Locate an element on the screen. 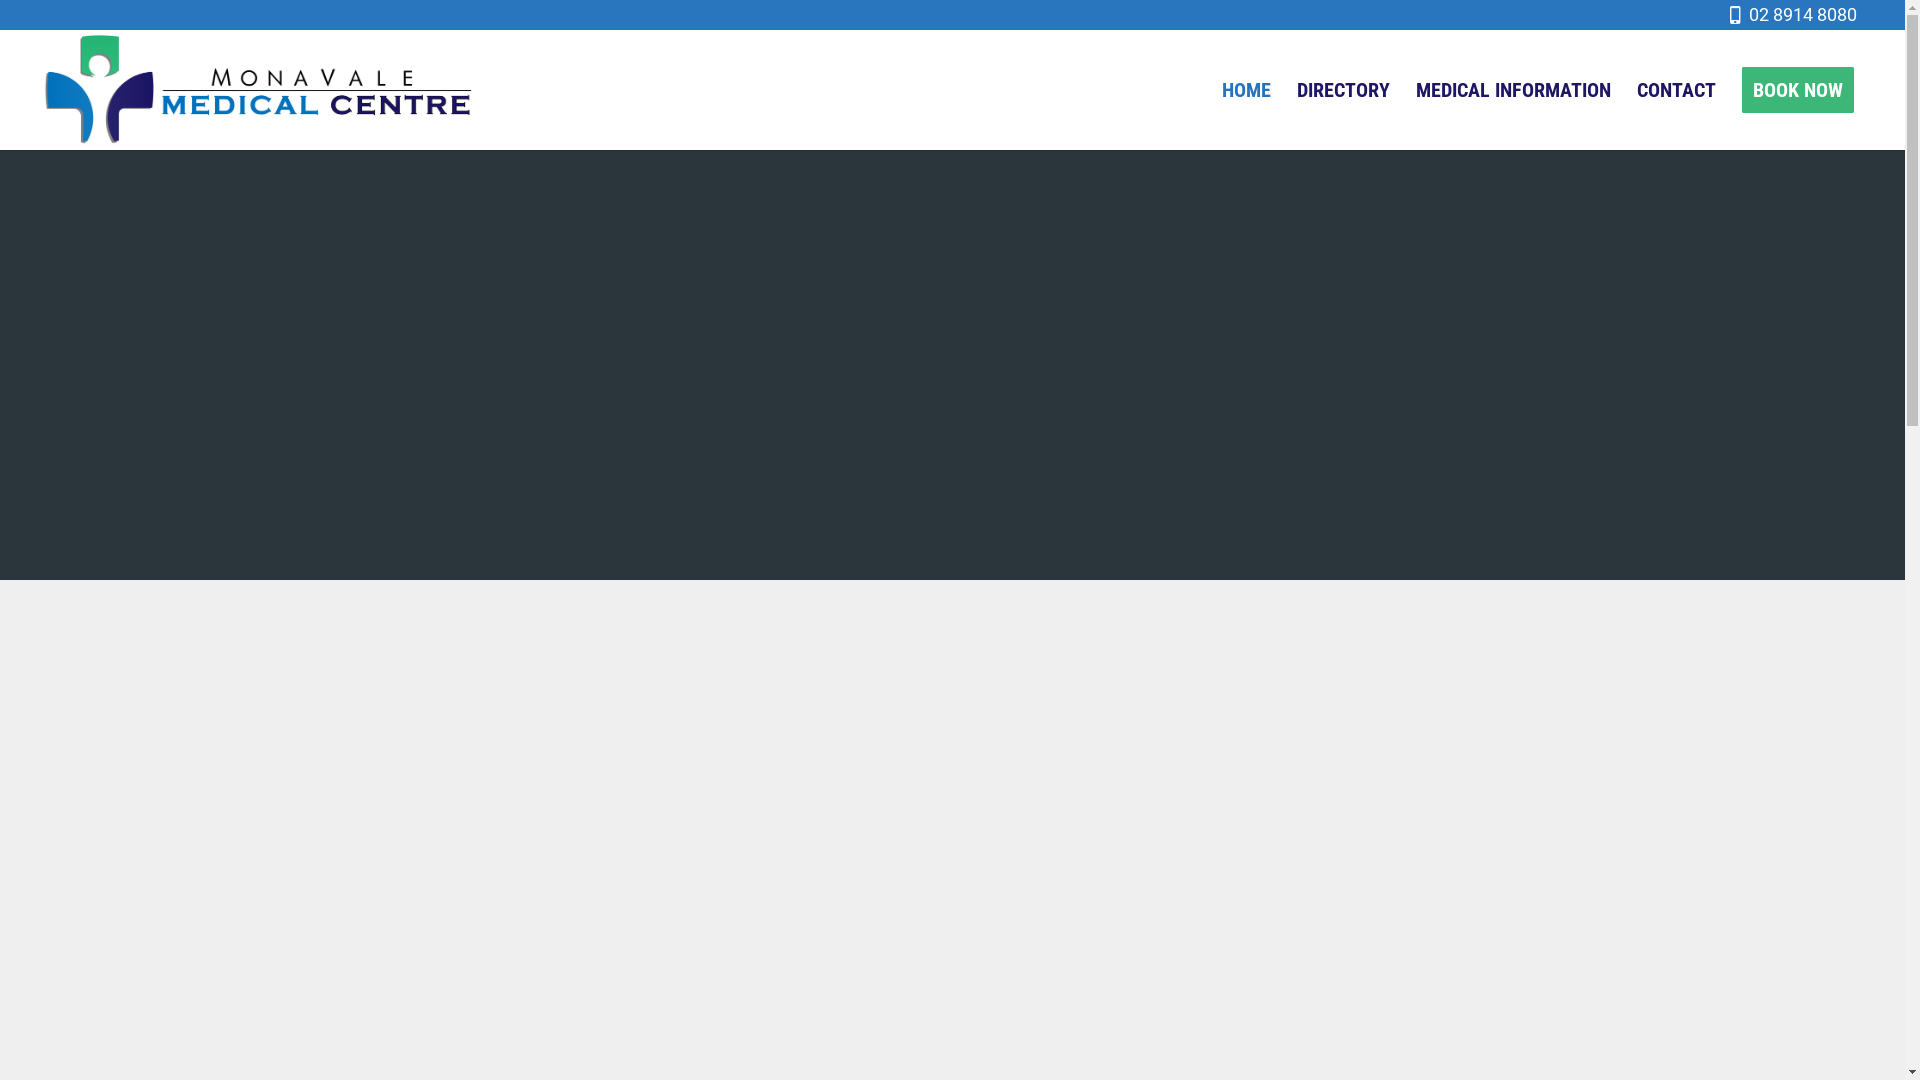  'HOME' is located at coordinates (1245, 88).